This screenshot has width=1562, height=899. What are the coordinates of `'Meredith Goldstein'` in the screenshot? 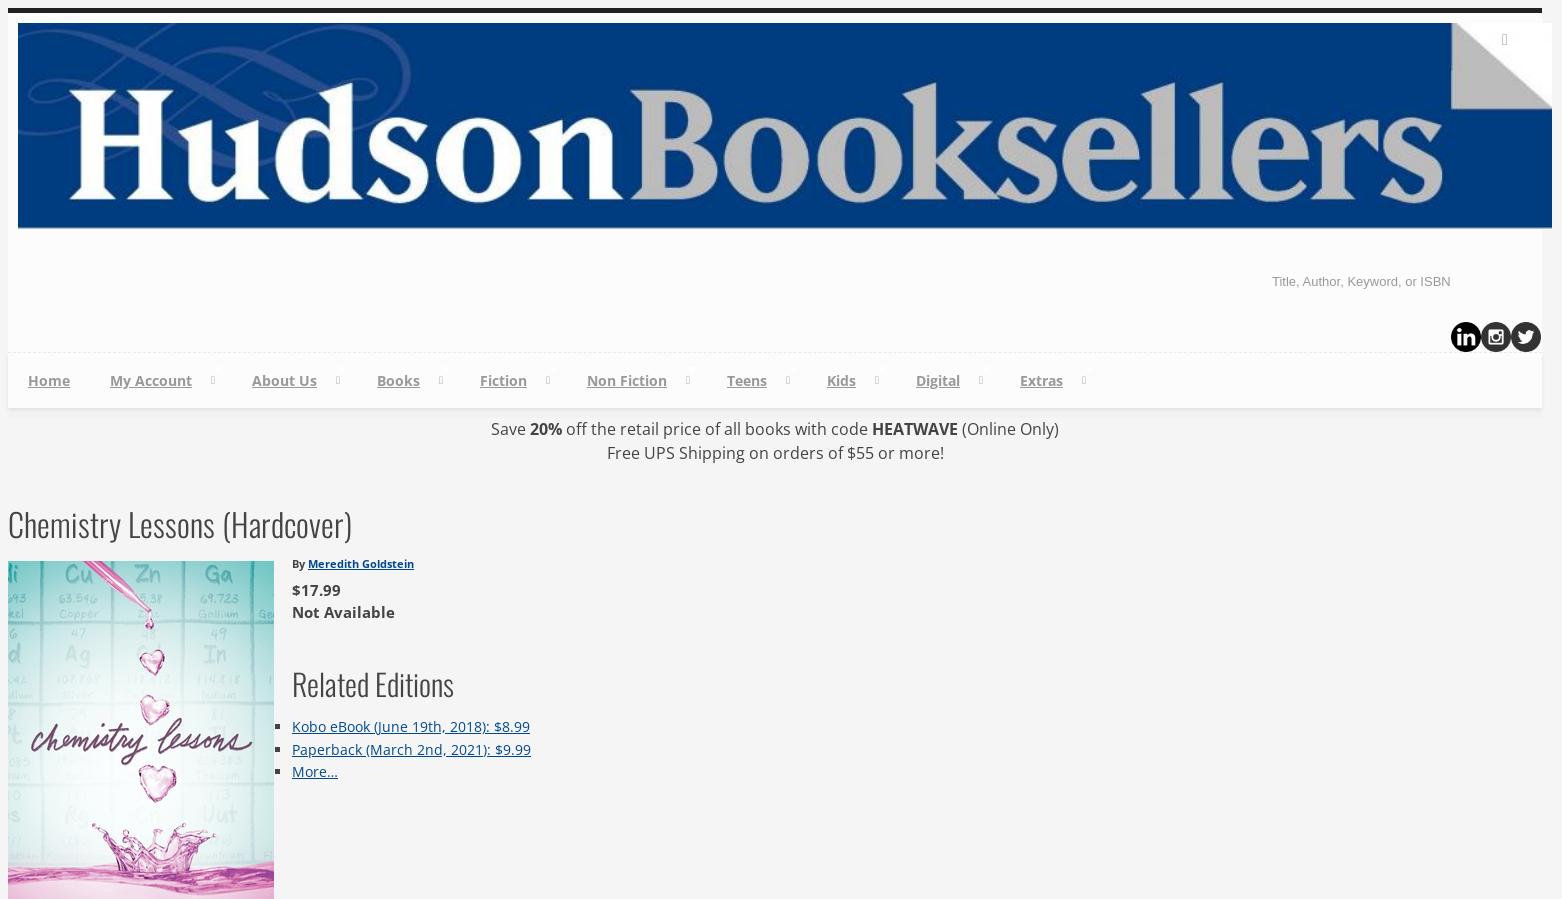 It's located at (360, 562).